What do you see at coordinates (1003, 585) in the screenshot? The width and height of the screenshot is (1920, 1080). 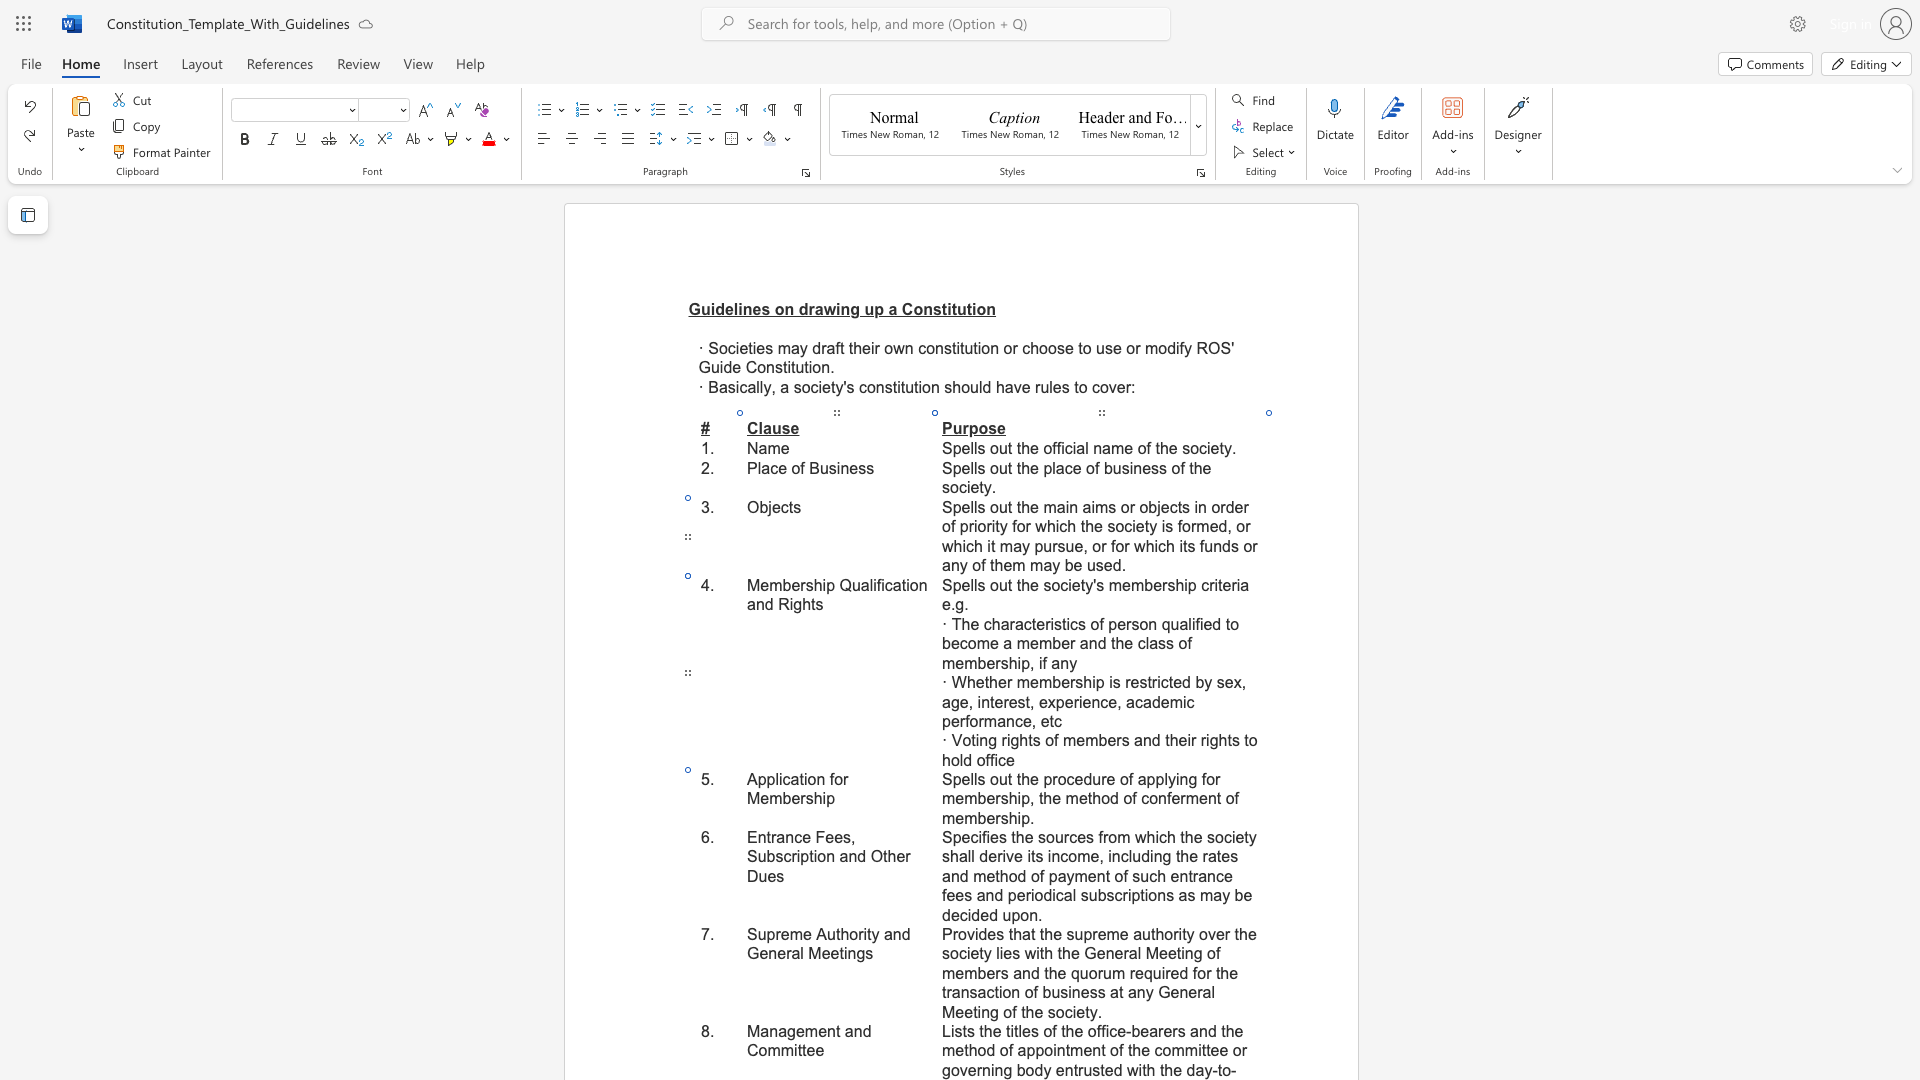 I see `the 1th character "u" in the text` at bounding box center [1003, 585].